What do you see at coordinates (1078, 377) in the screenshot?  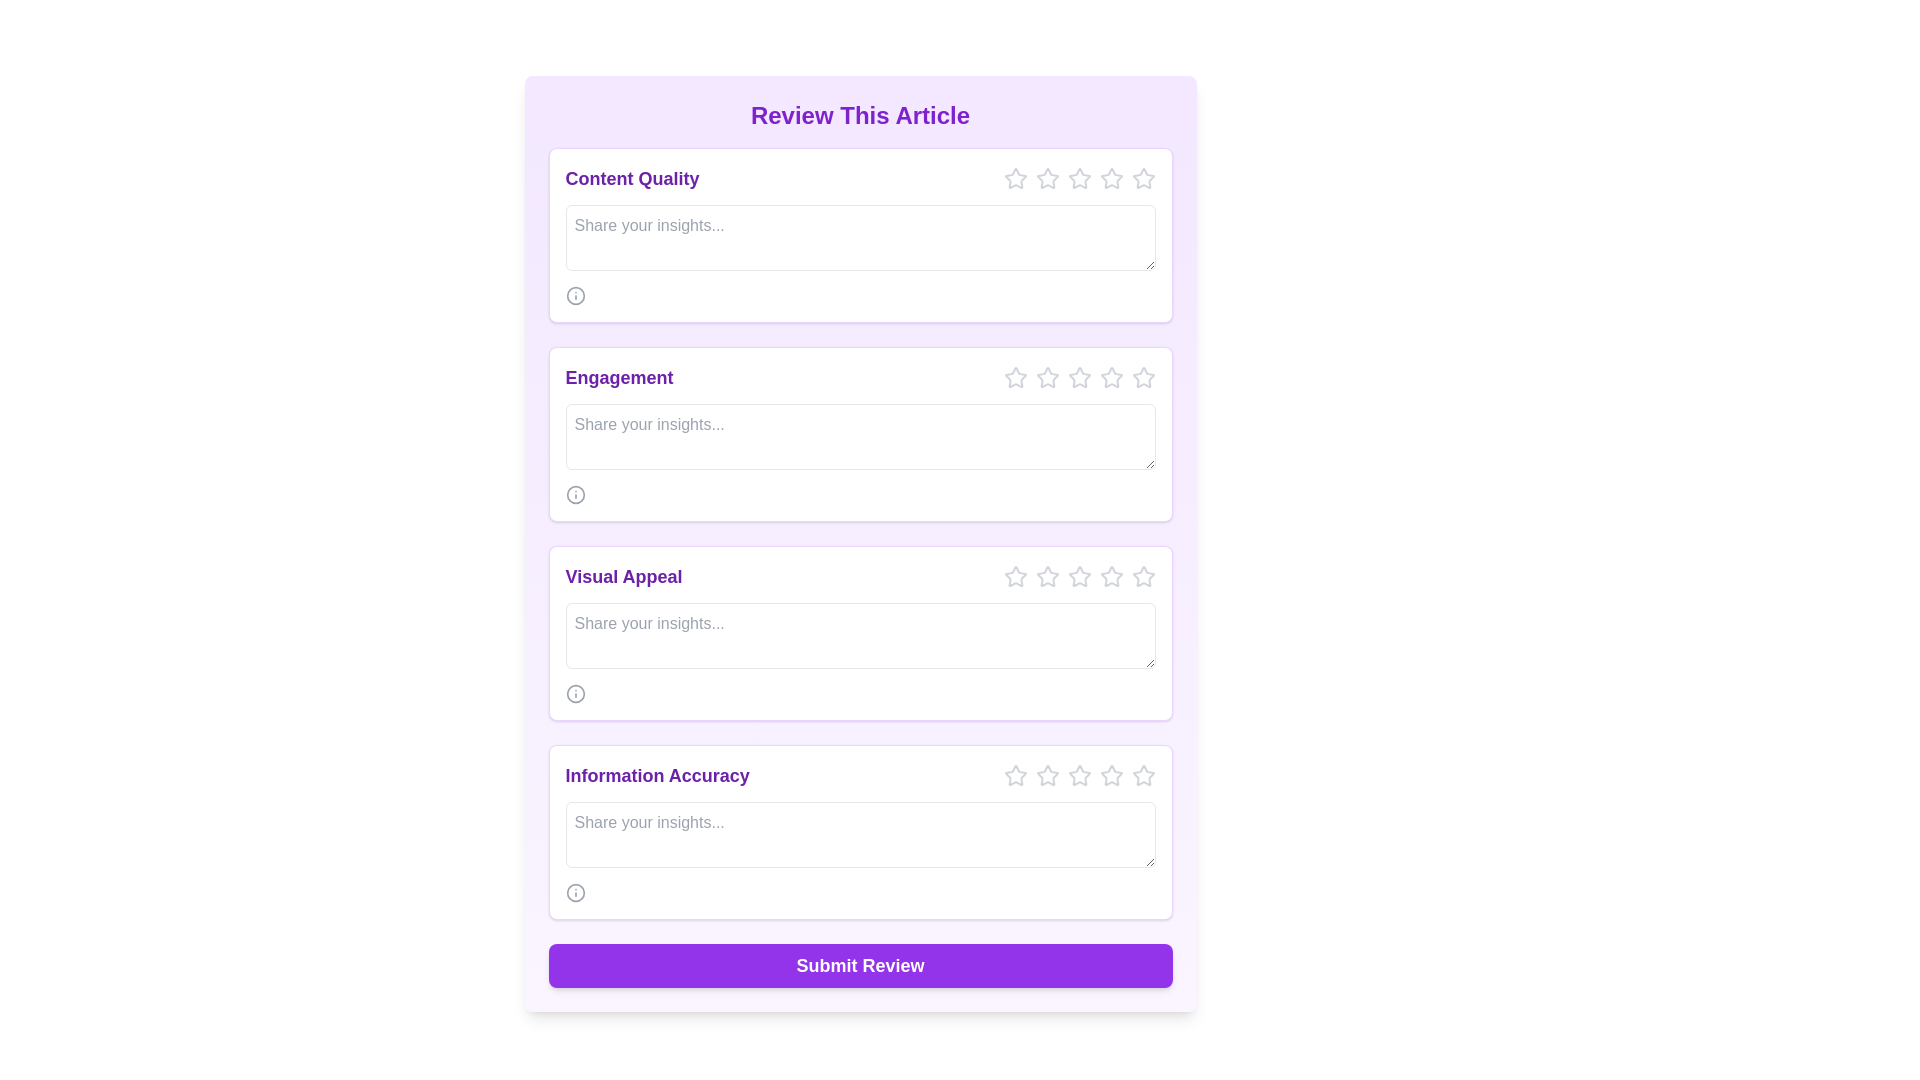 I see `the fourth star icon in the engagement section` at bounding box center [1078, 377].